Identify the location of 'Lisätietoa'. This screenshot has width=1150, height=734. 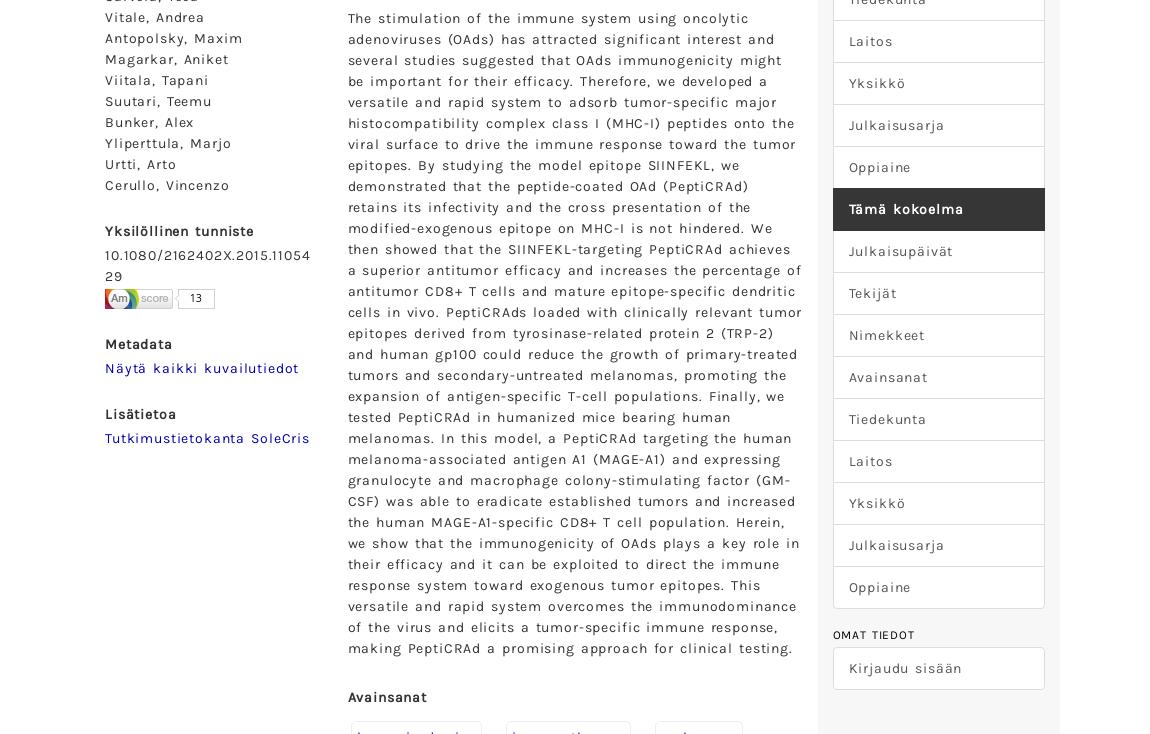
(139, 412).